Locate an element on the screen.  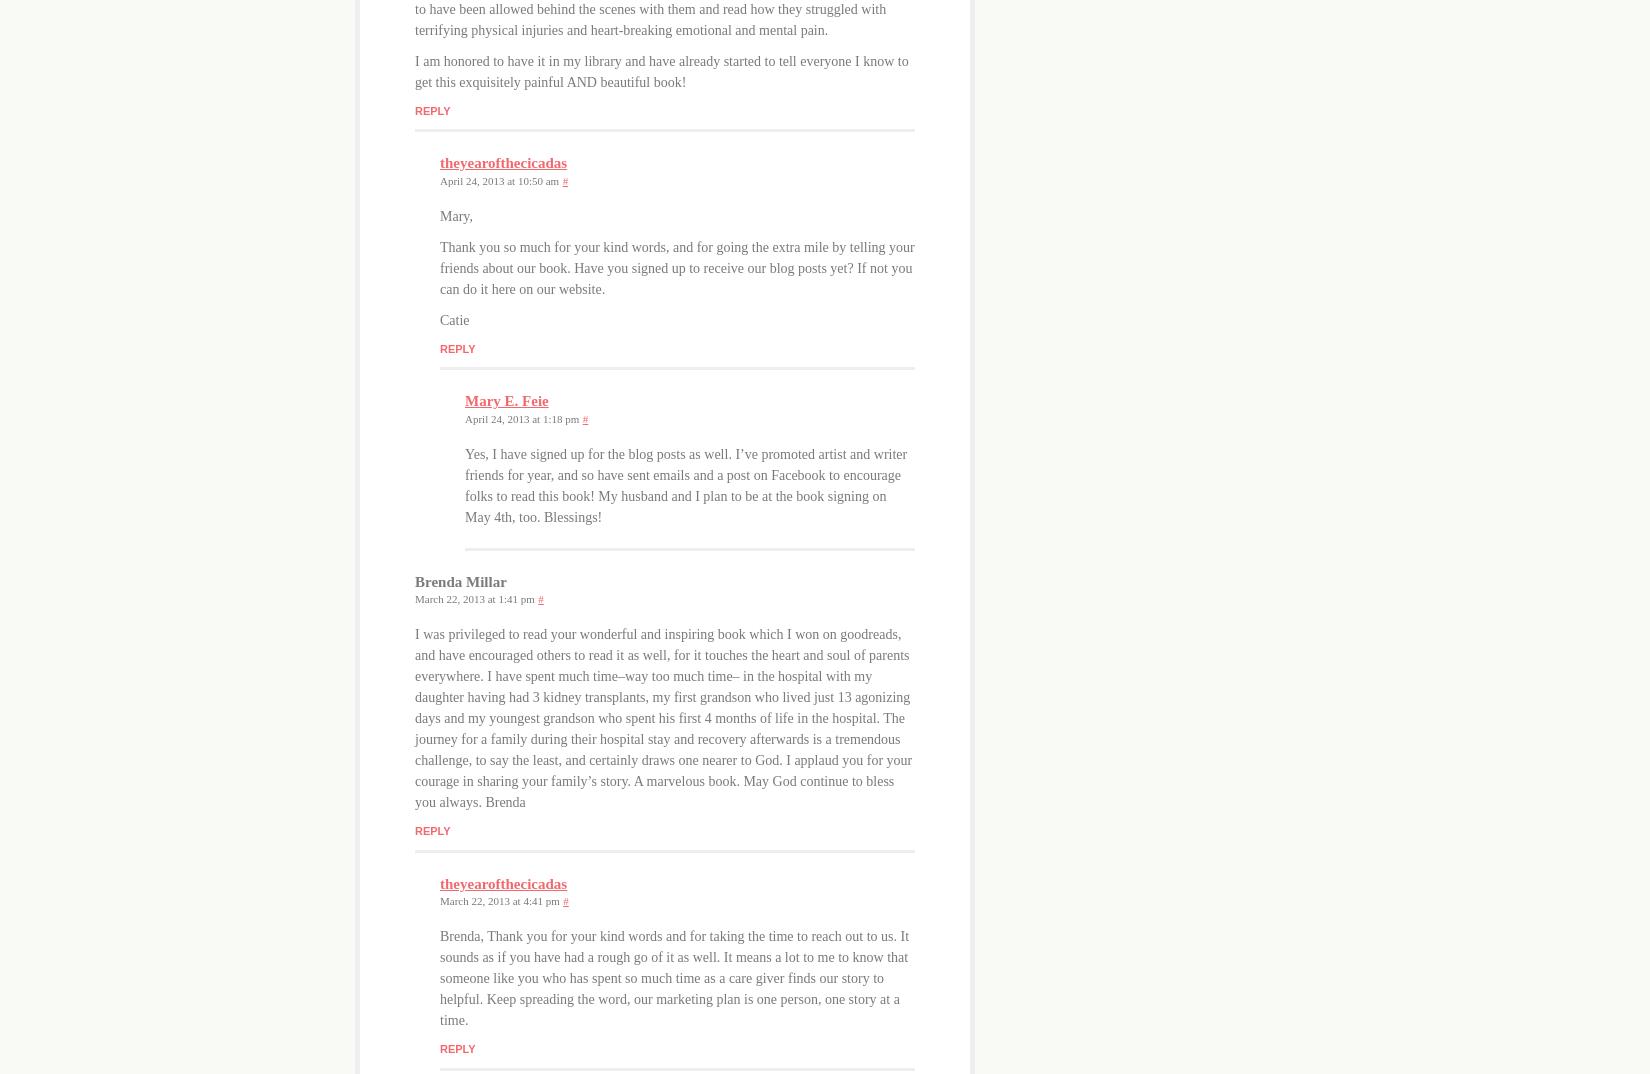
'Brenda,  Thank you for your kind words and for taking the time to reach out to us.  It sounds as if you have had a rough go of it as well. It means a lot to me to know that someone like you who has spent so much time as a care giver finds our story to helpful. Keep spreading the word, our marketing plan is one person, one story at a time.' is located at coordinates (673, 977).